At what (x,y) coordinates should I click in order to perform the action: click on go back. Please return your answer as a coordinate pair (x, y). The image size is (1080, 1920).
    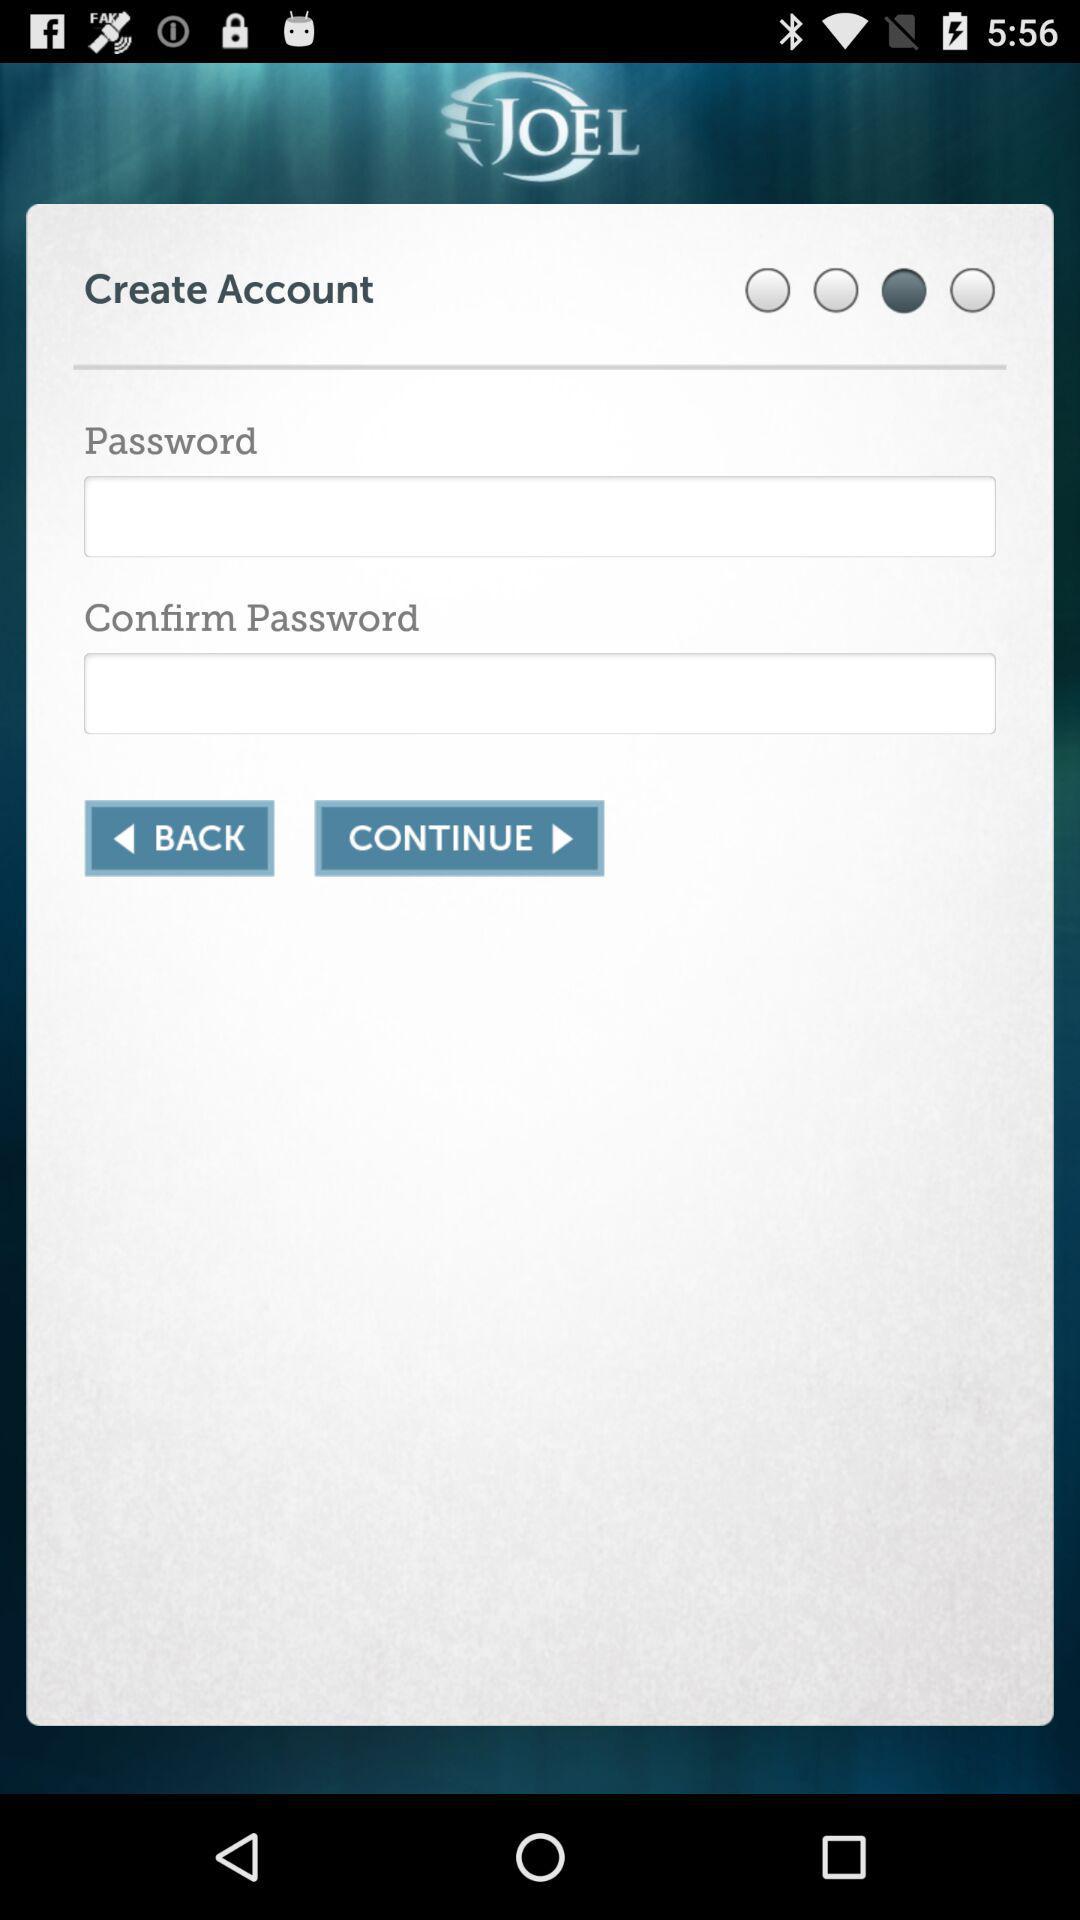
    Looking at the image, I should click on (178, 838).